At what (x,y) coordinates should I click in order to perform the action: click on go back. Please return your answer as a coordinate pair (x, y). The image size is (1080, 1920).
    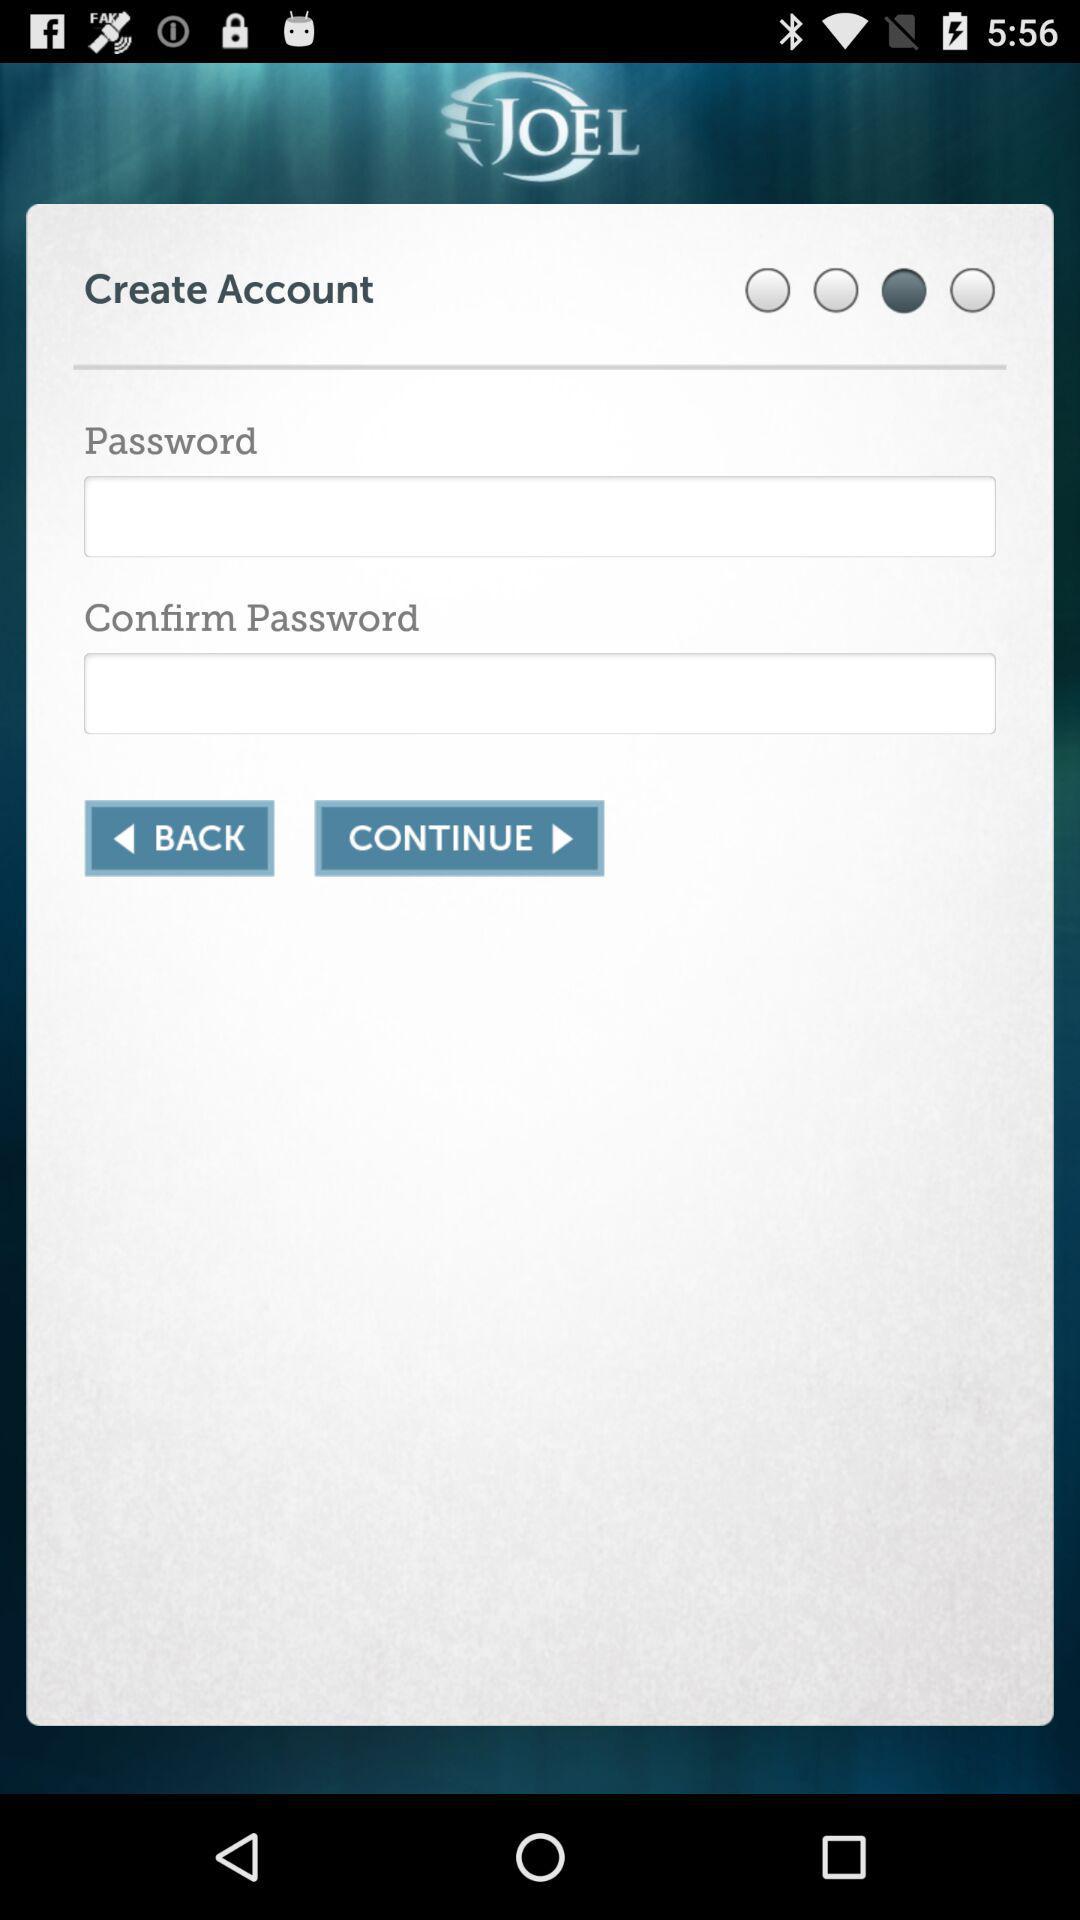
    Looking at the image, I should click on (178, 838).